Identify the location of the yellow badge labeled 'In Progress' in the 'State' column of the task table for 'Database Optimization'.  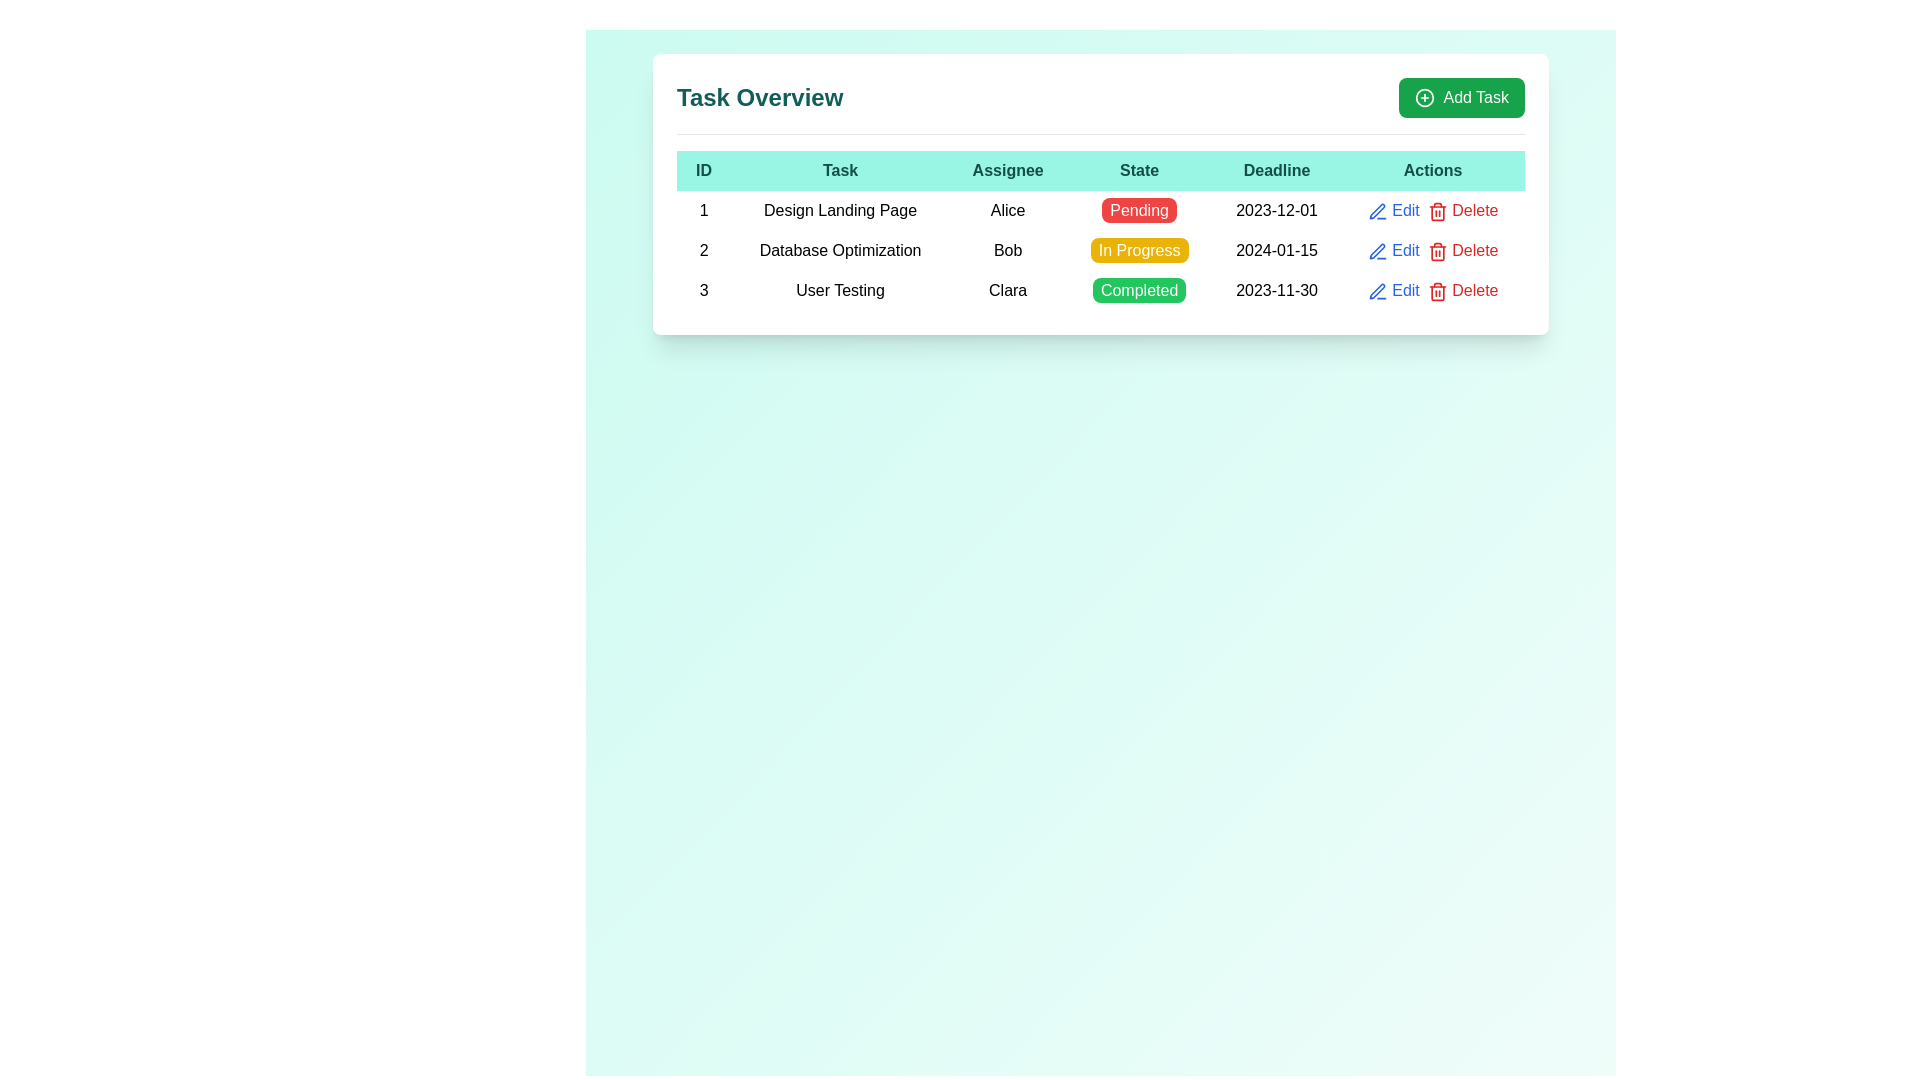
(1139, 249).